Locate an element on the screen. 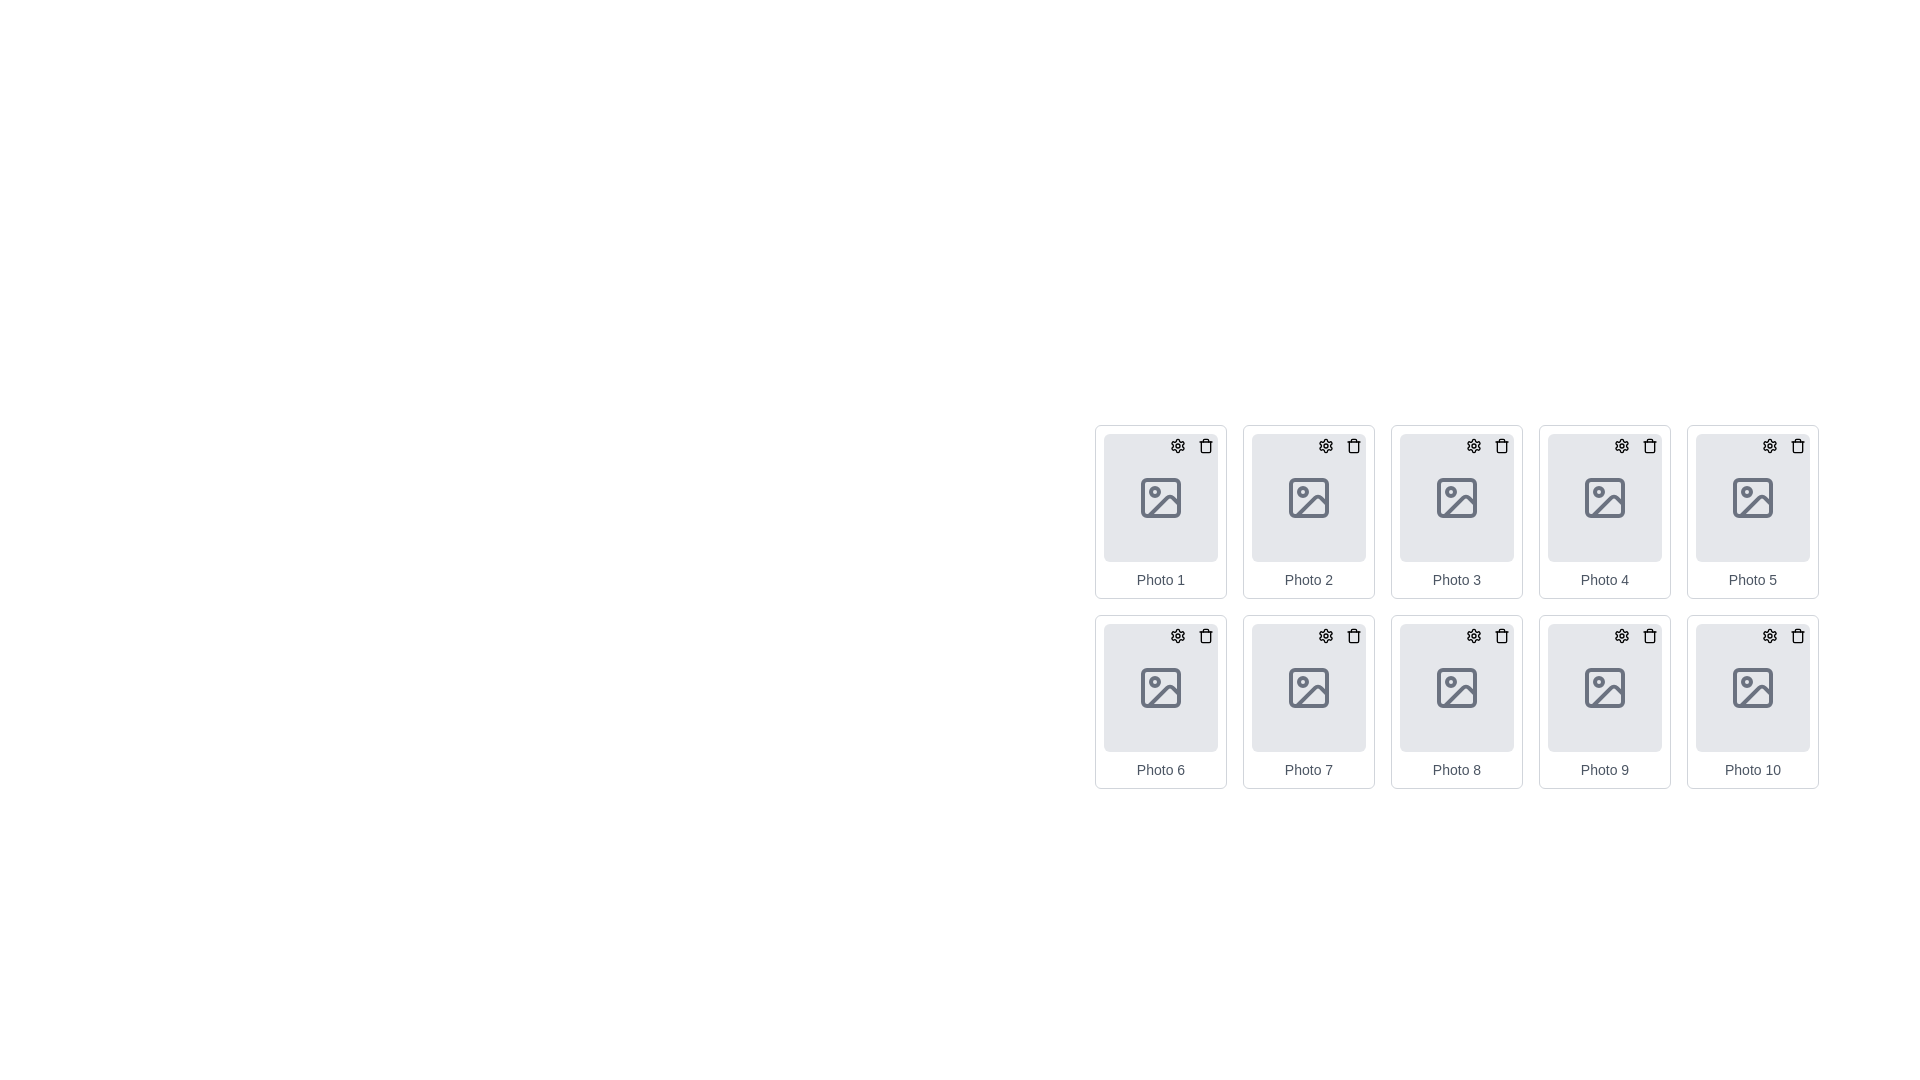 Image resolution: width=1920 pixels, height=1080 pixels. the settings button located in the top-right corner of the 'Photo 7' card is located at coordinates (1325, 636).